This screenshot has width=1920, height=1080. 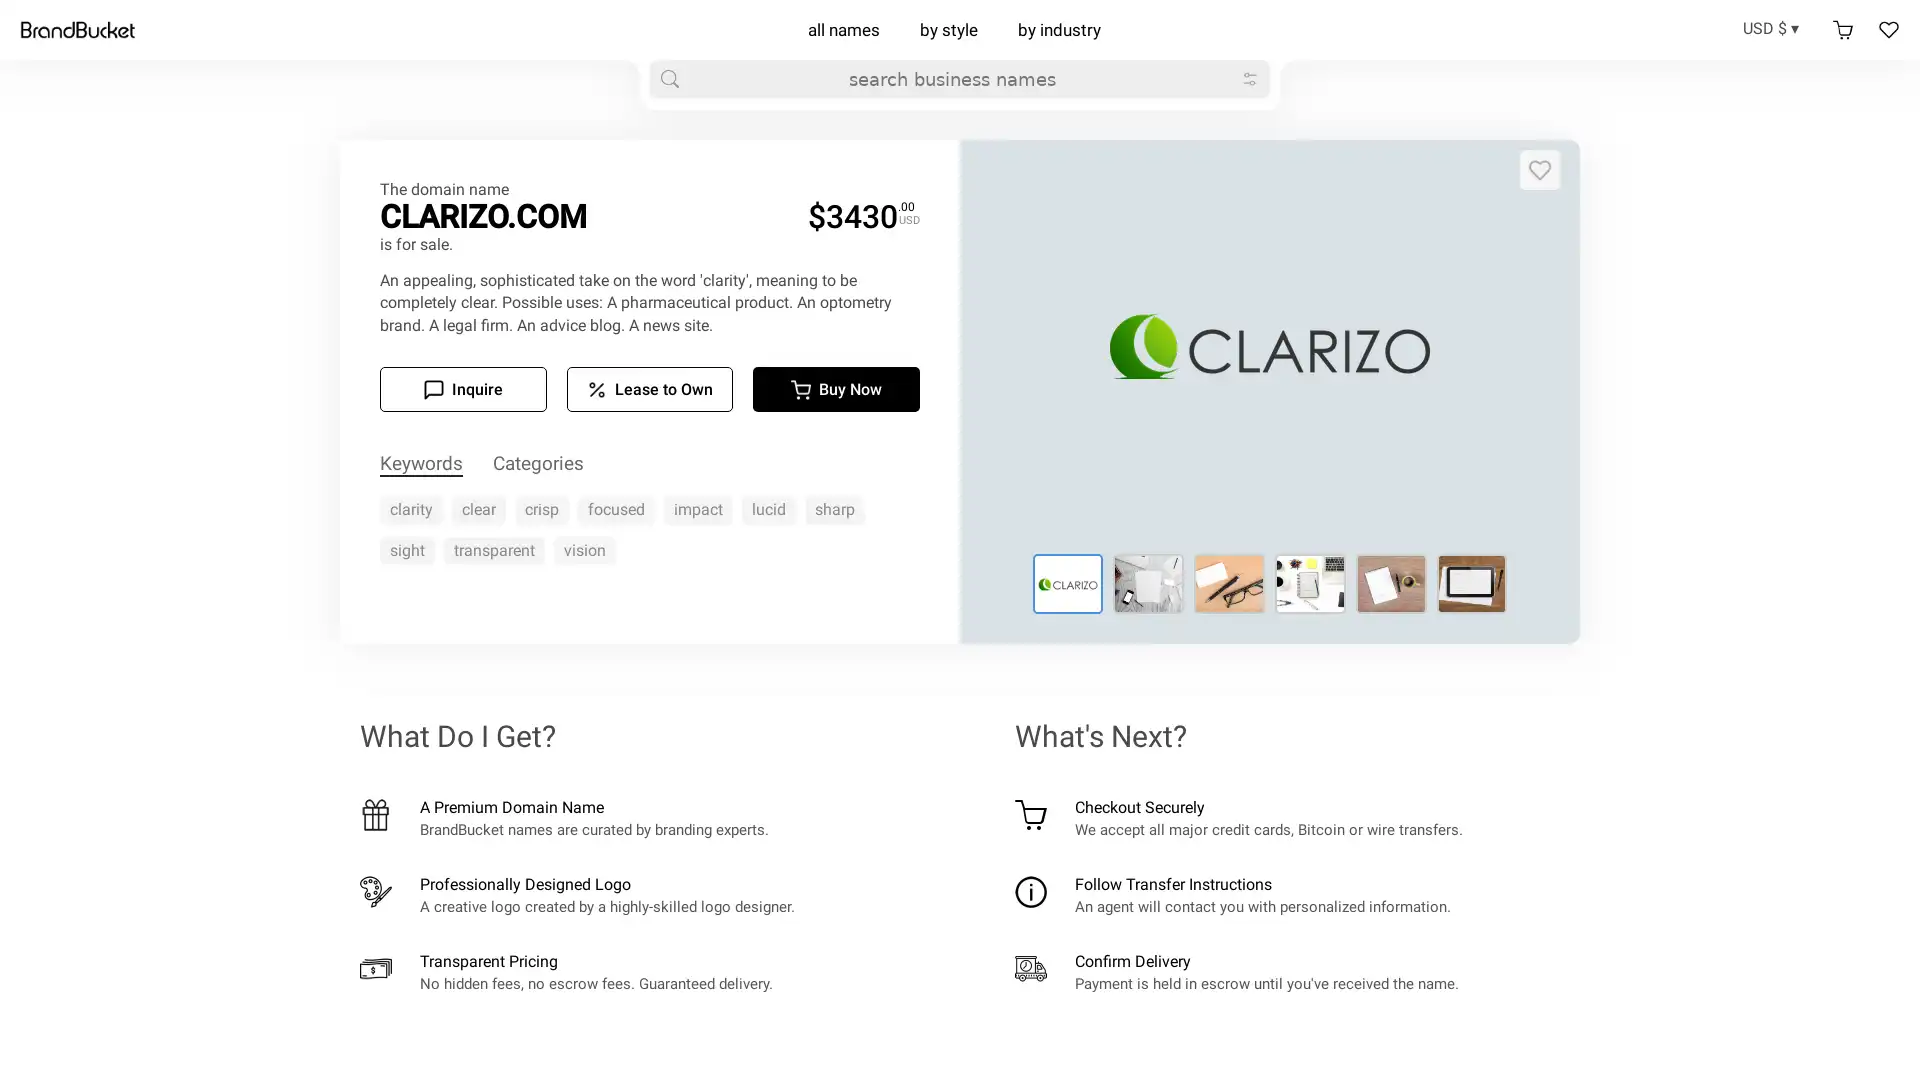 I want to click on Logo for clarizo.com, so click(x=1066, y=583).